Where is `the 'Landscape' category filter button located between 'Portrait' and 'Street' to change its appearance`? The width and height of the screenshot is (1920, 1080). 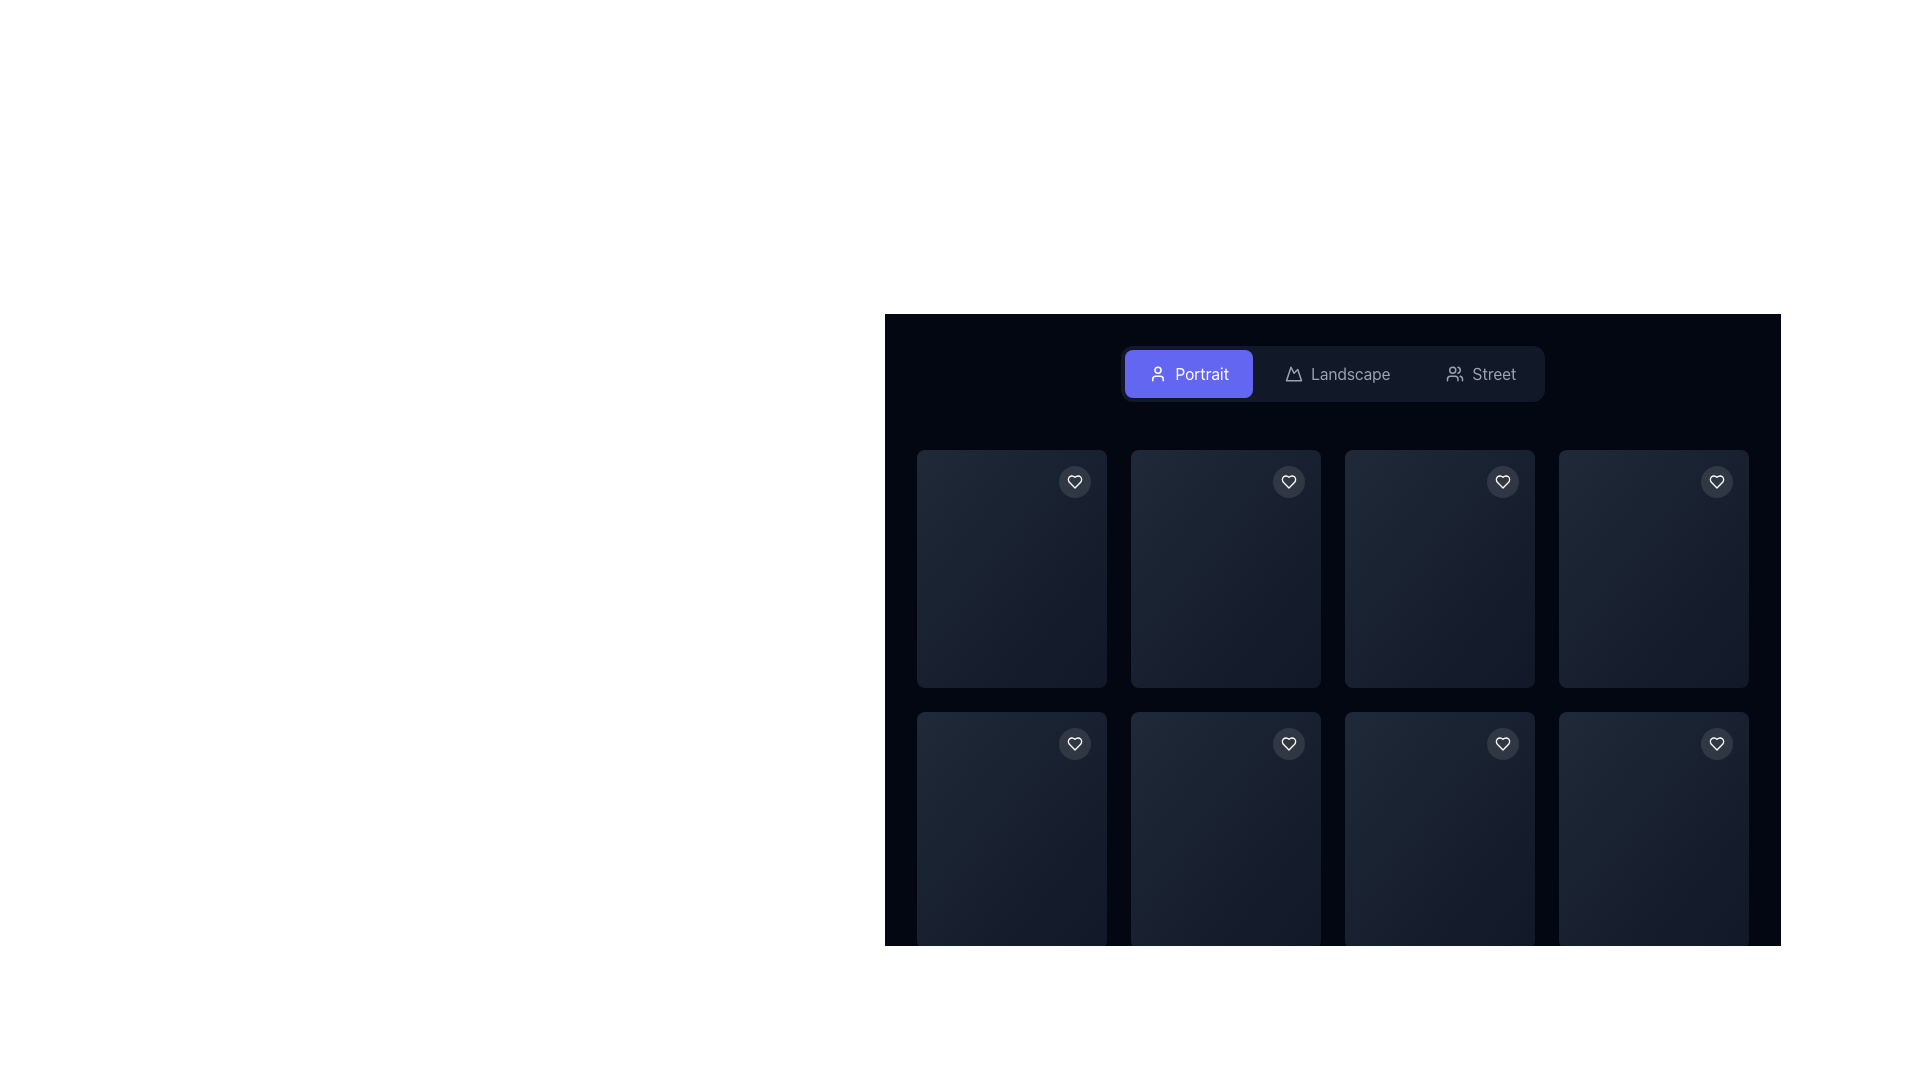 the 'Landscape' category filter button located between 'Portrait' and 'Street' to change its appearance is located at coordinates (1337, 374).